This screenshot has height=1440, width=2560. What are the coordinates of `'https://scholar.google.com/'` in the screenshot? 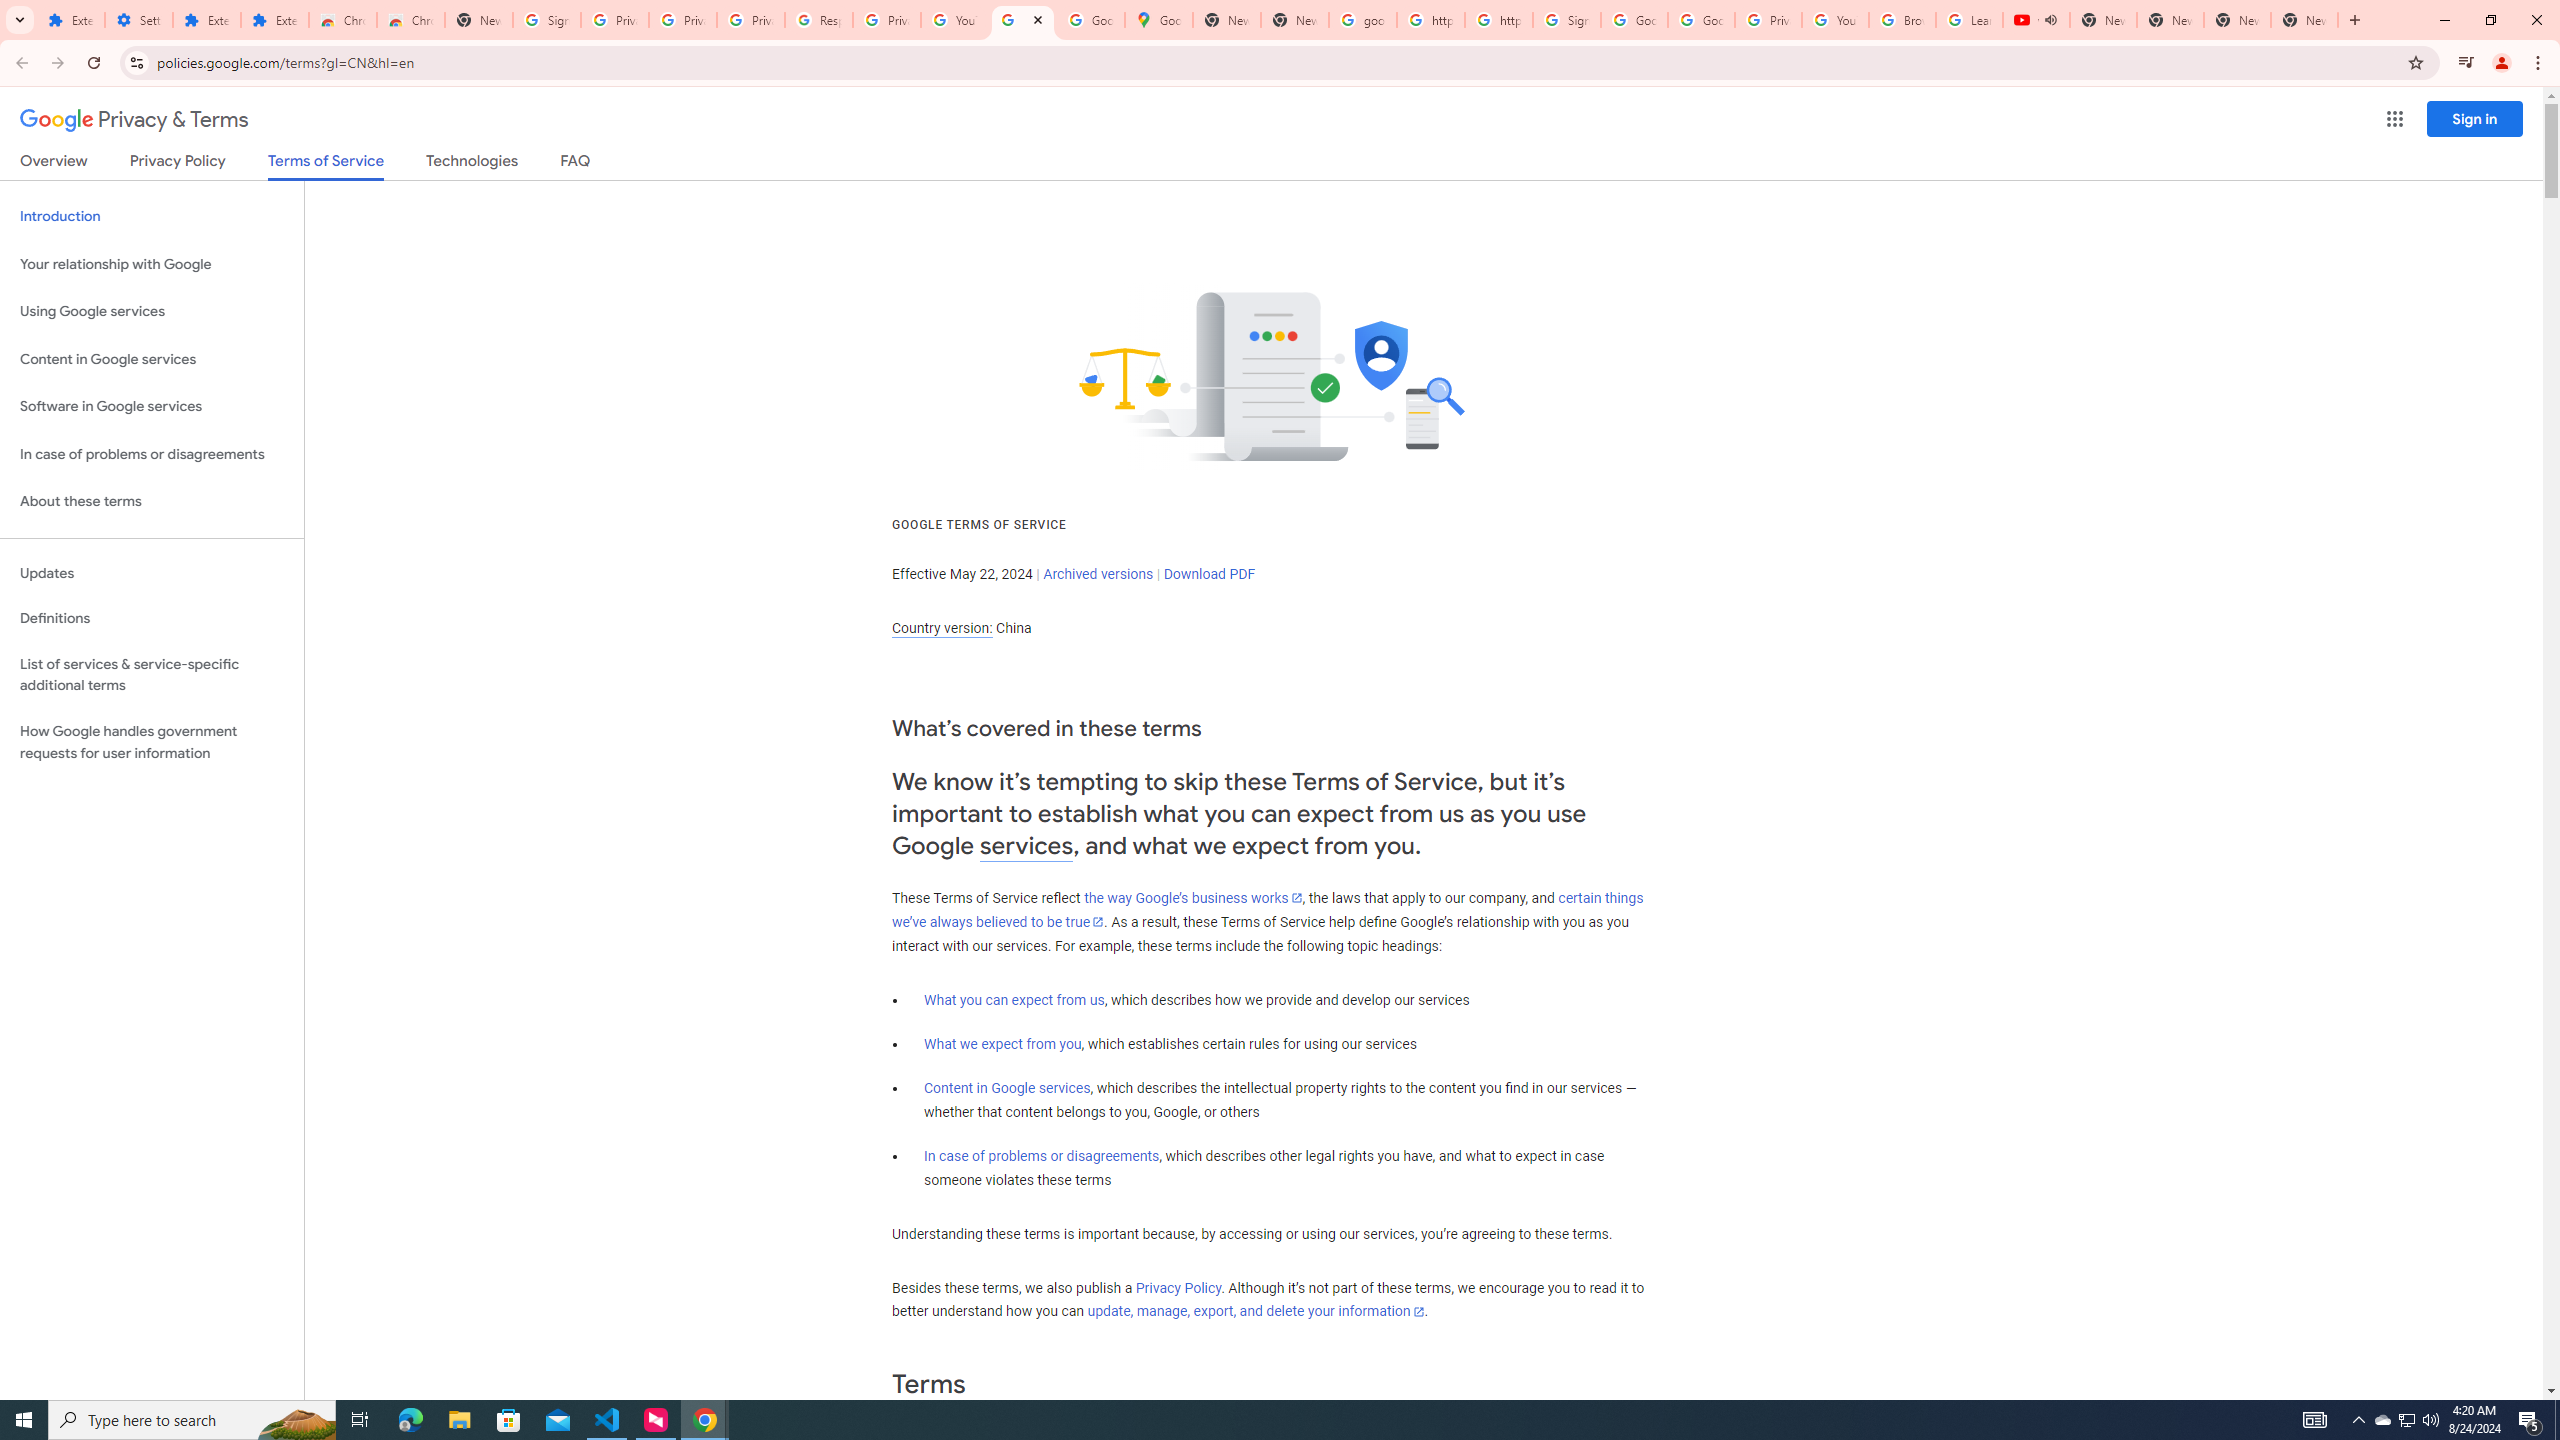 It's located at (1430, 19).